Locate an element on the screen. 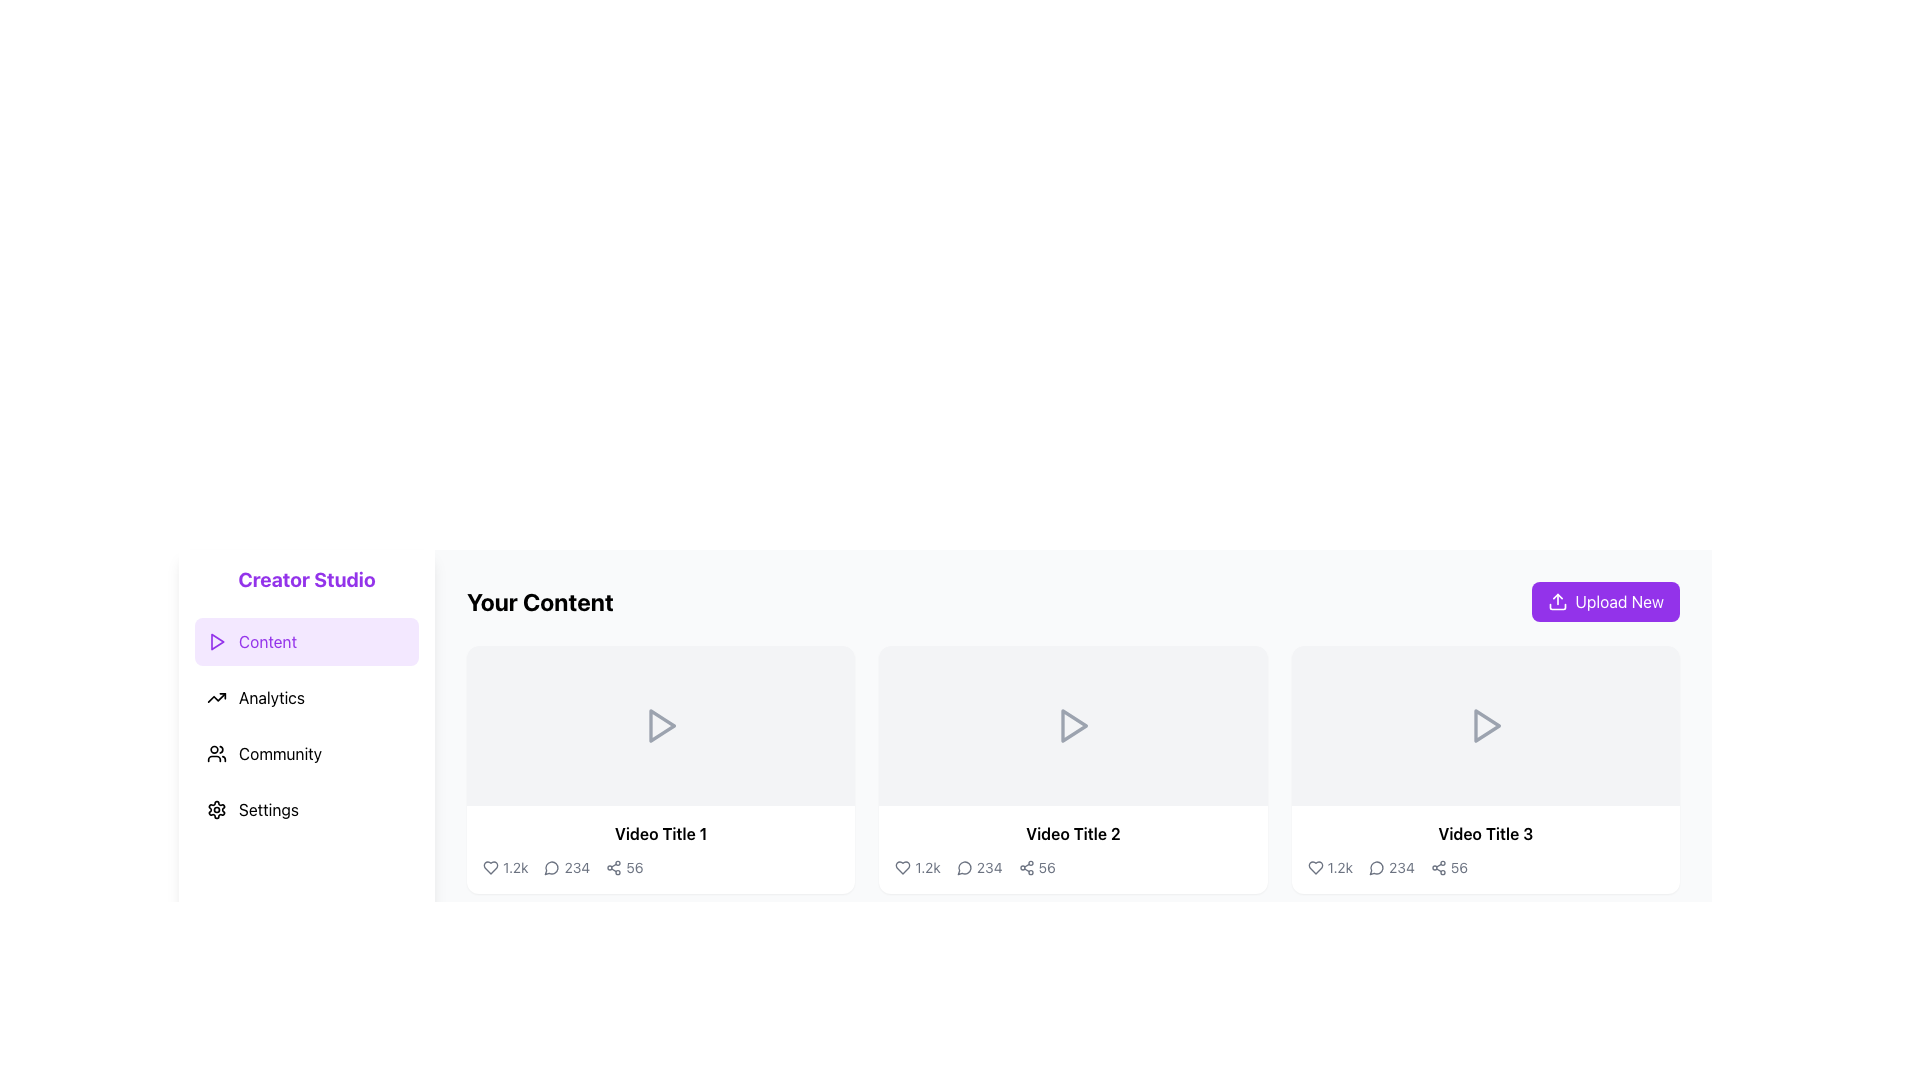 The image size is (1920, 1080). the gray rectangular button with a centered triangular play icon, which is the second video preview panel labeled 'Video Title 2' is located at coordinates (1072, 725).